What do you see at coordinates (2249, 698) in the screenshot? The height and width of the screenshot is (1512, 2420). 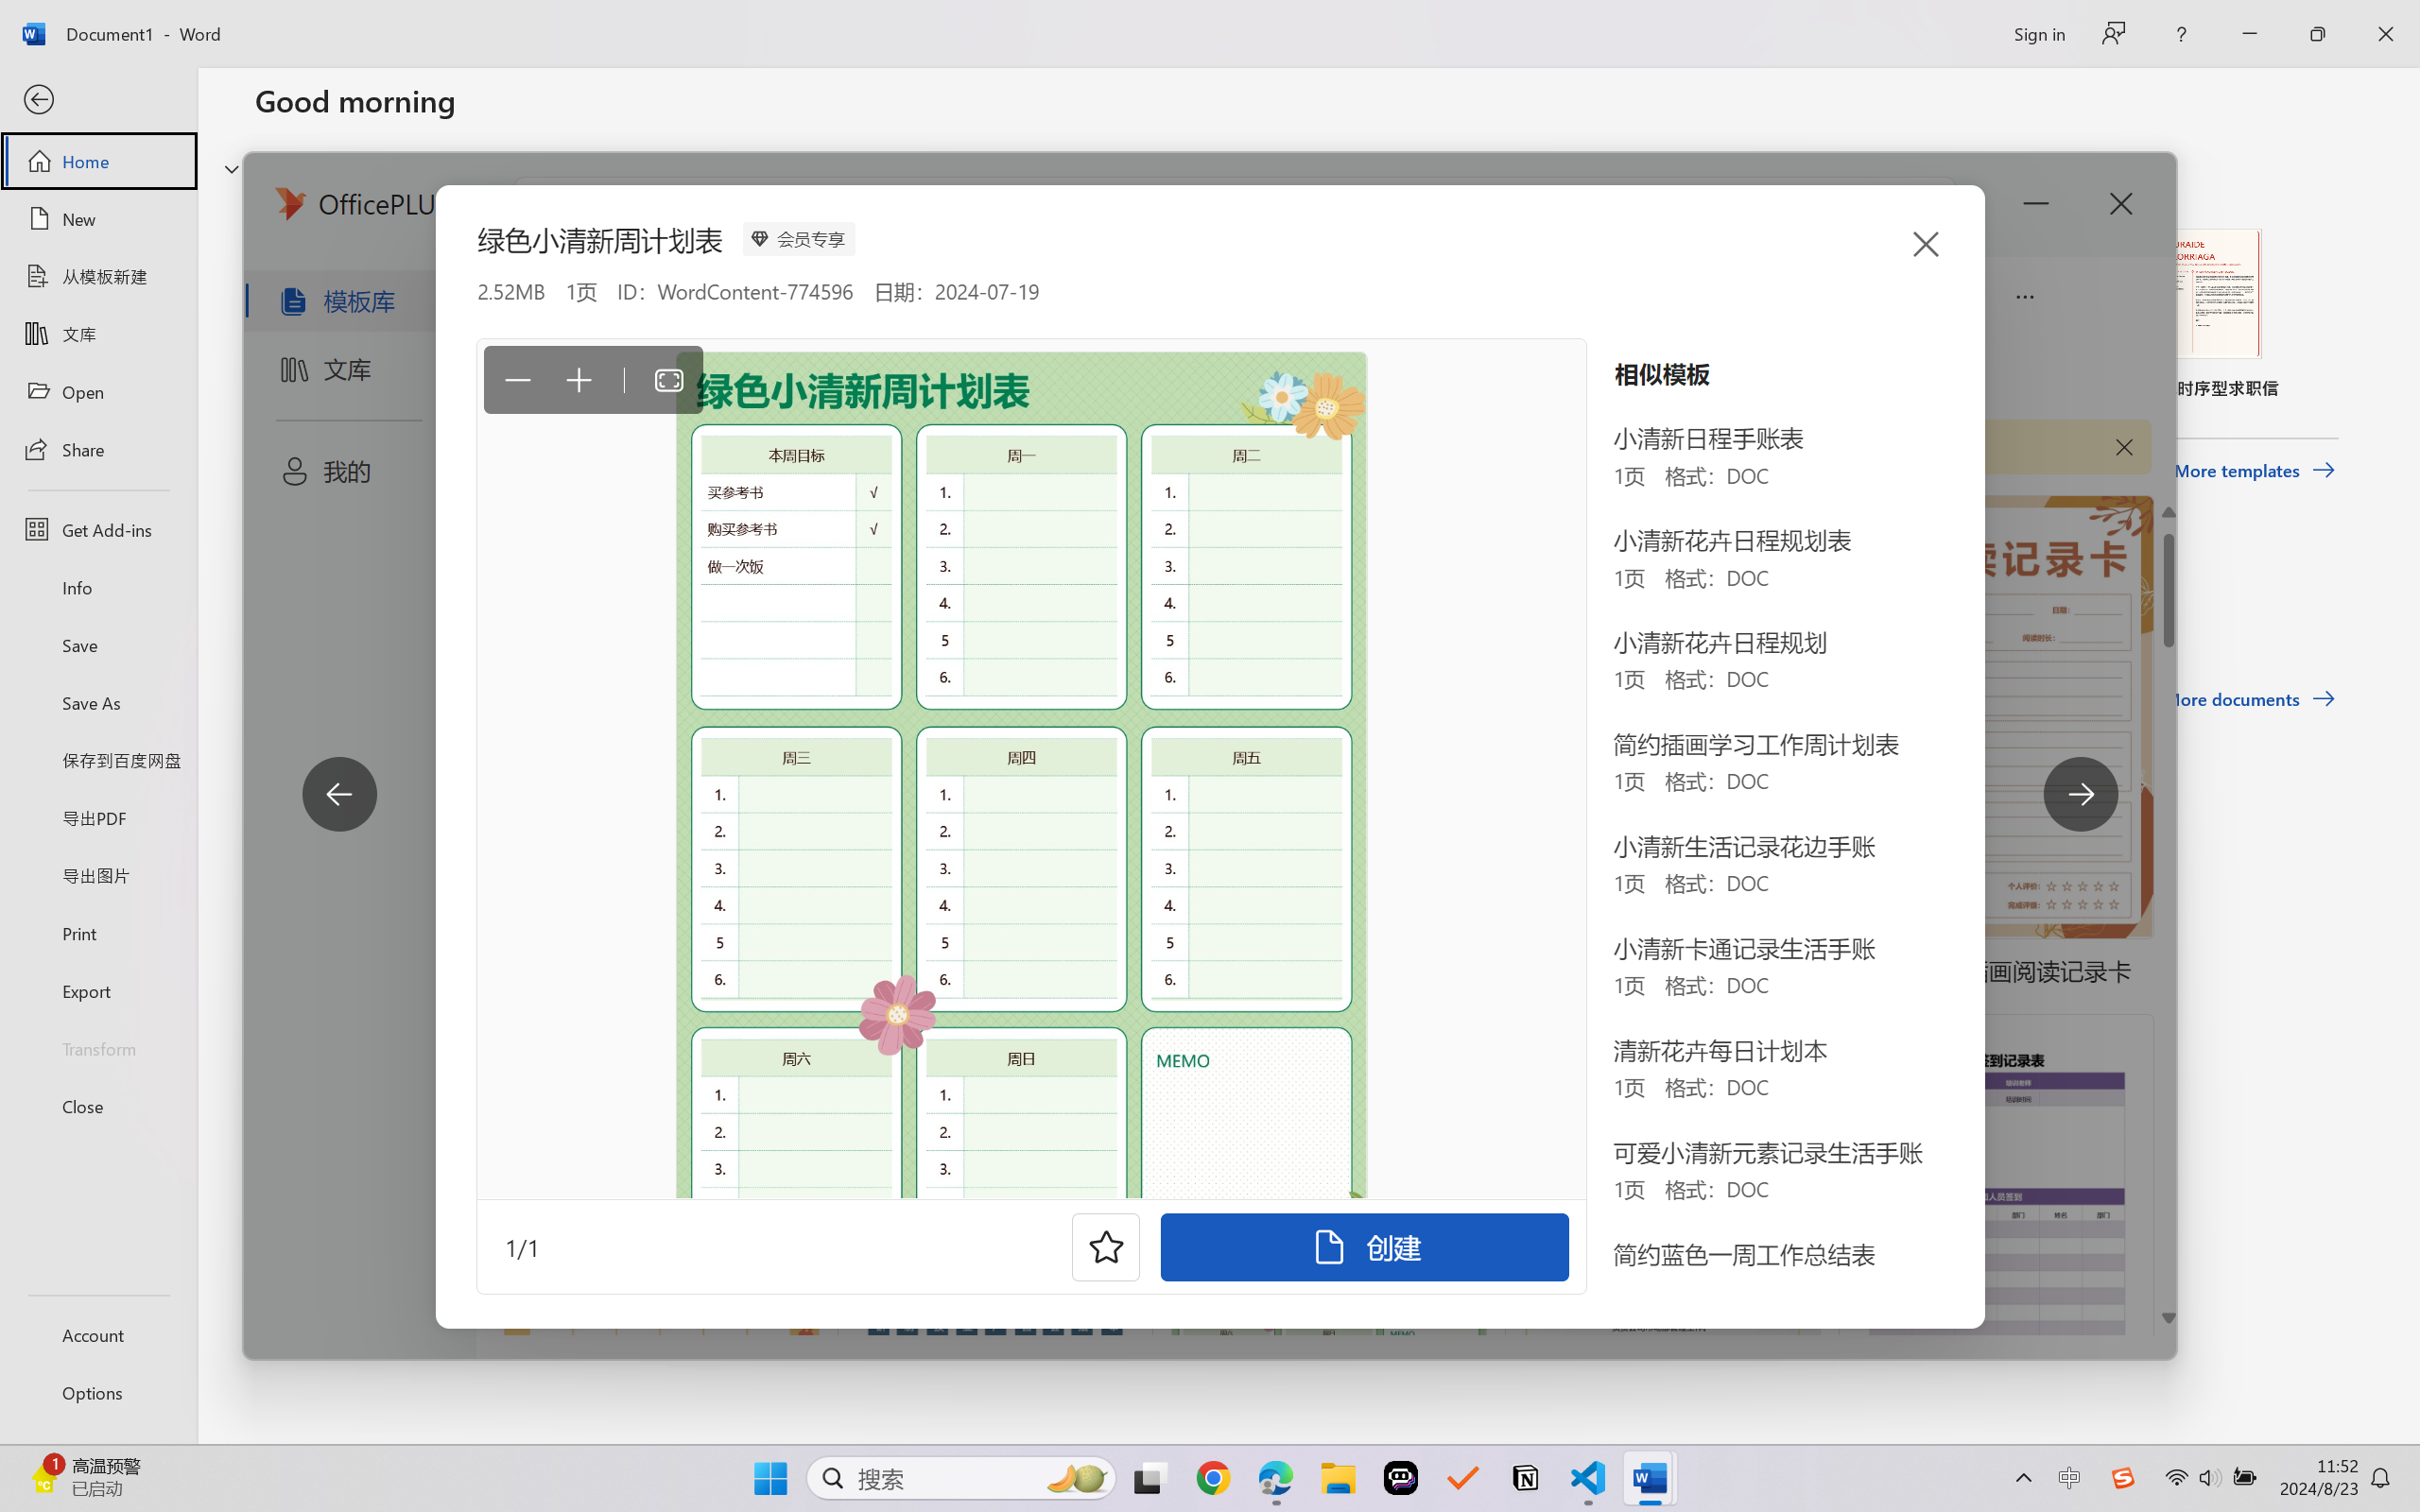 I see `'More documents'` at bounding box center [2249, 698].